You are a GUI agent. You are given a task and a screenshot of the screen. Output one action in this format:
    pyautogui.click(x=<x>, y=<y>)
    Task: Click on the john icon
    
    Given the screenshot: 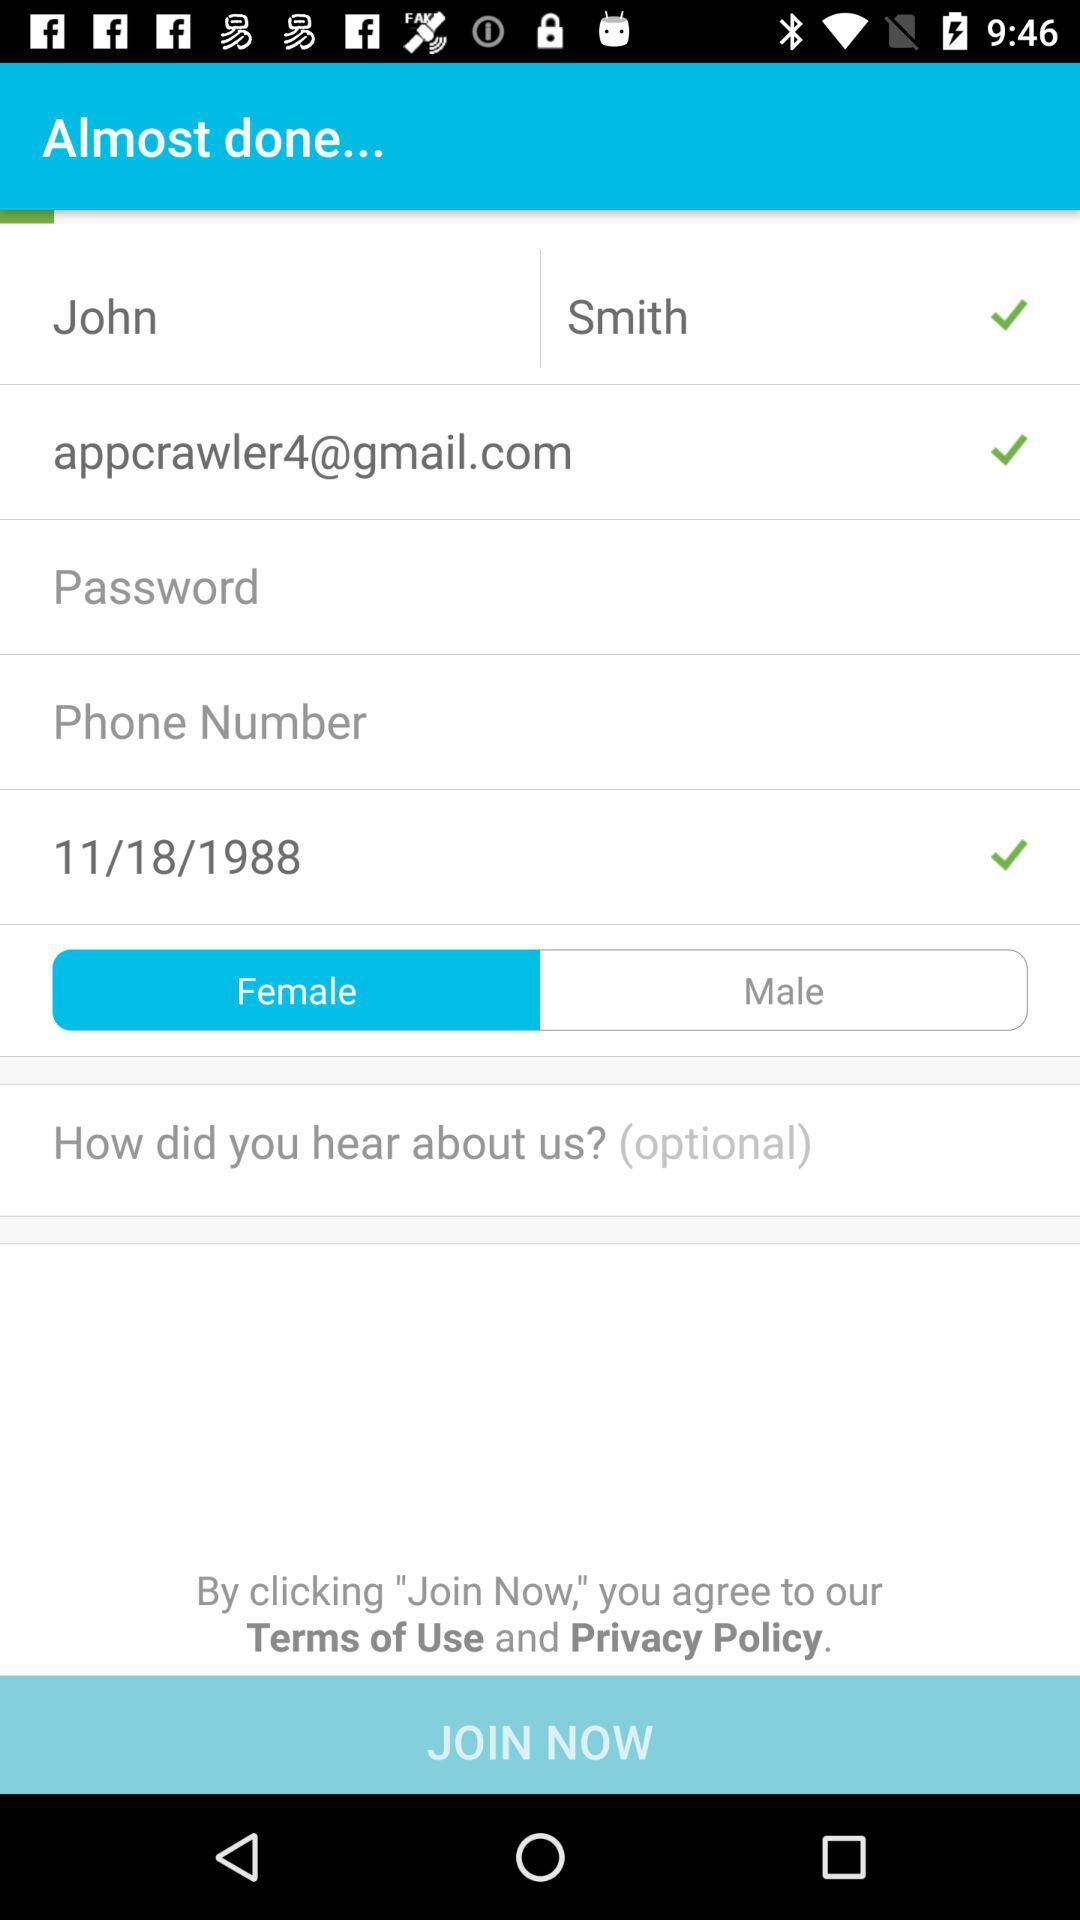 What is the action you would take?
    pyautogui.click(x=283, y=314)
    